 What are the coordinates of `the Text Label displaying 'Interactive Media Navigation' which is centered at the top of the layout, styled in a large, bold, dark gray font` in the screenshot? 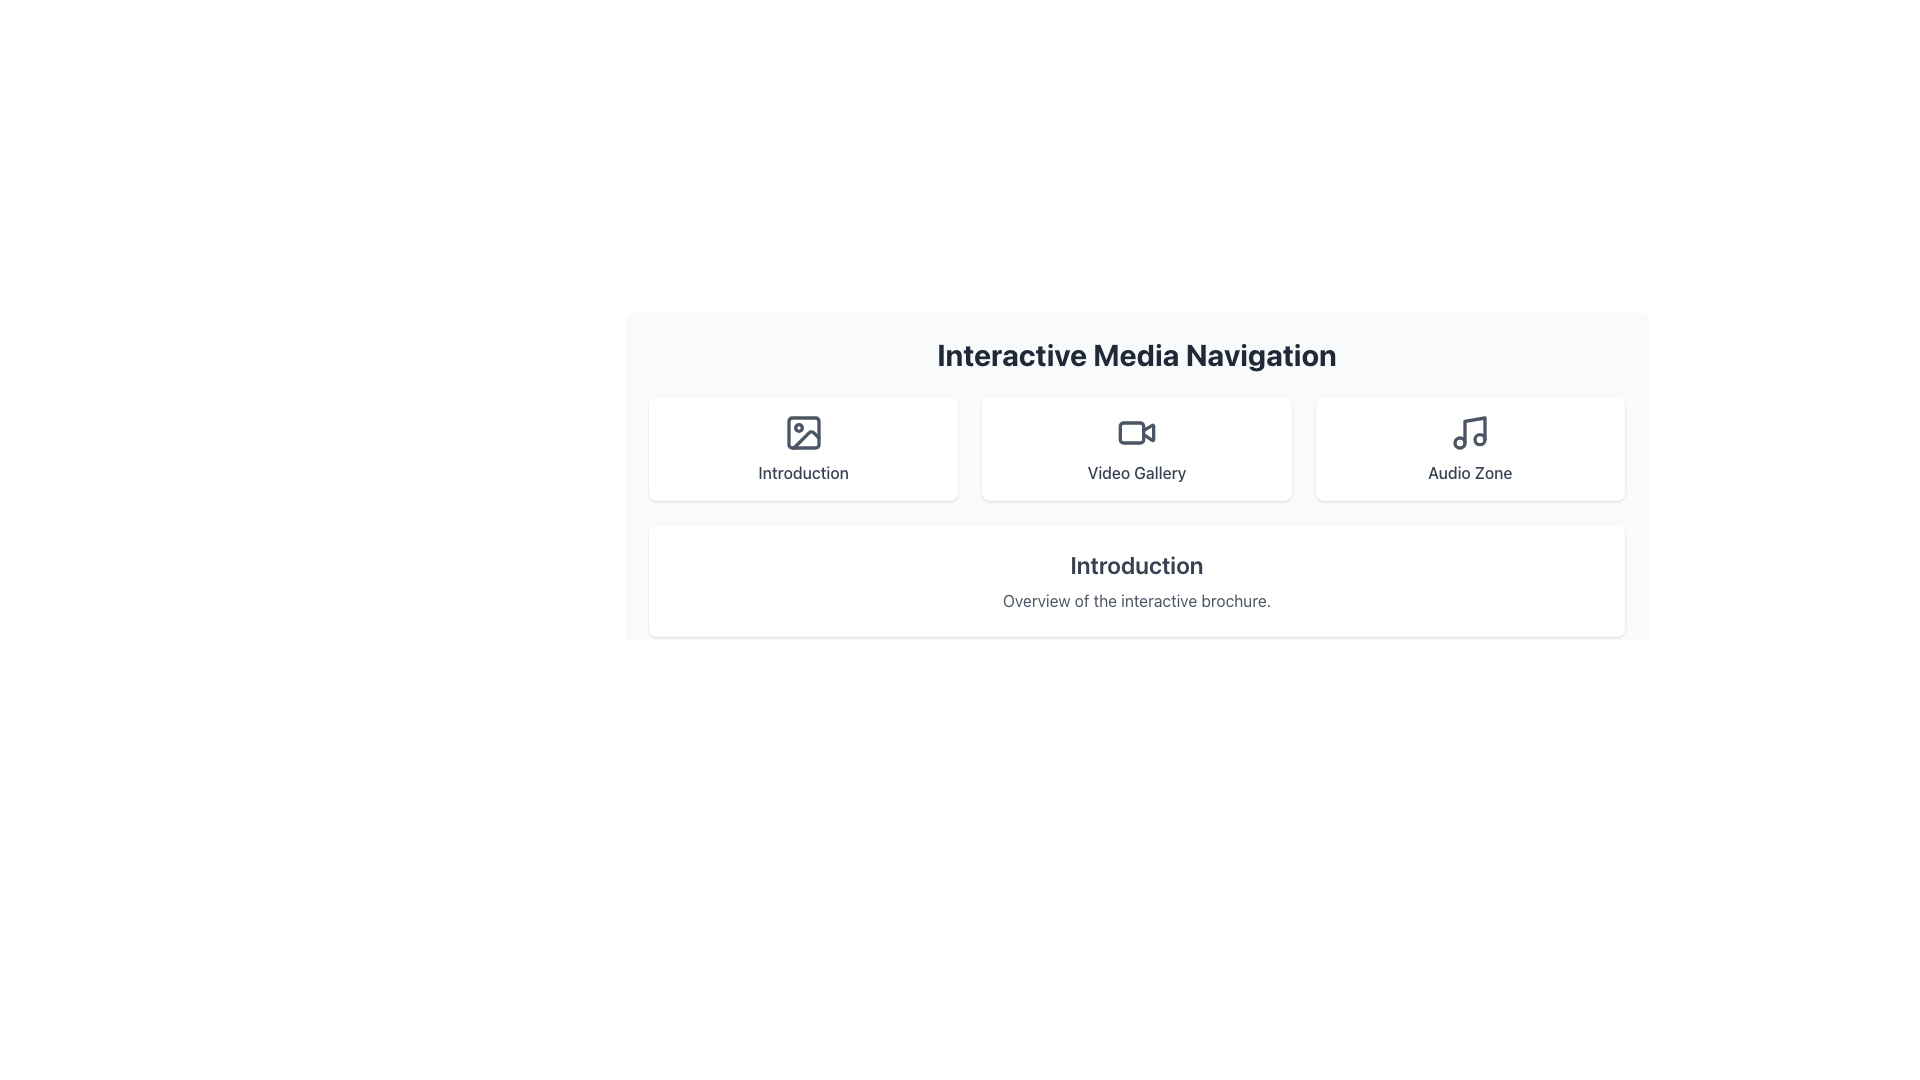 It's located at (1137, 353).